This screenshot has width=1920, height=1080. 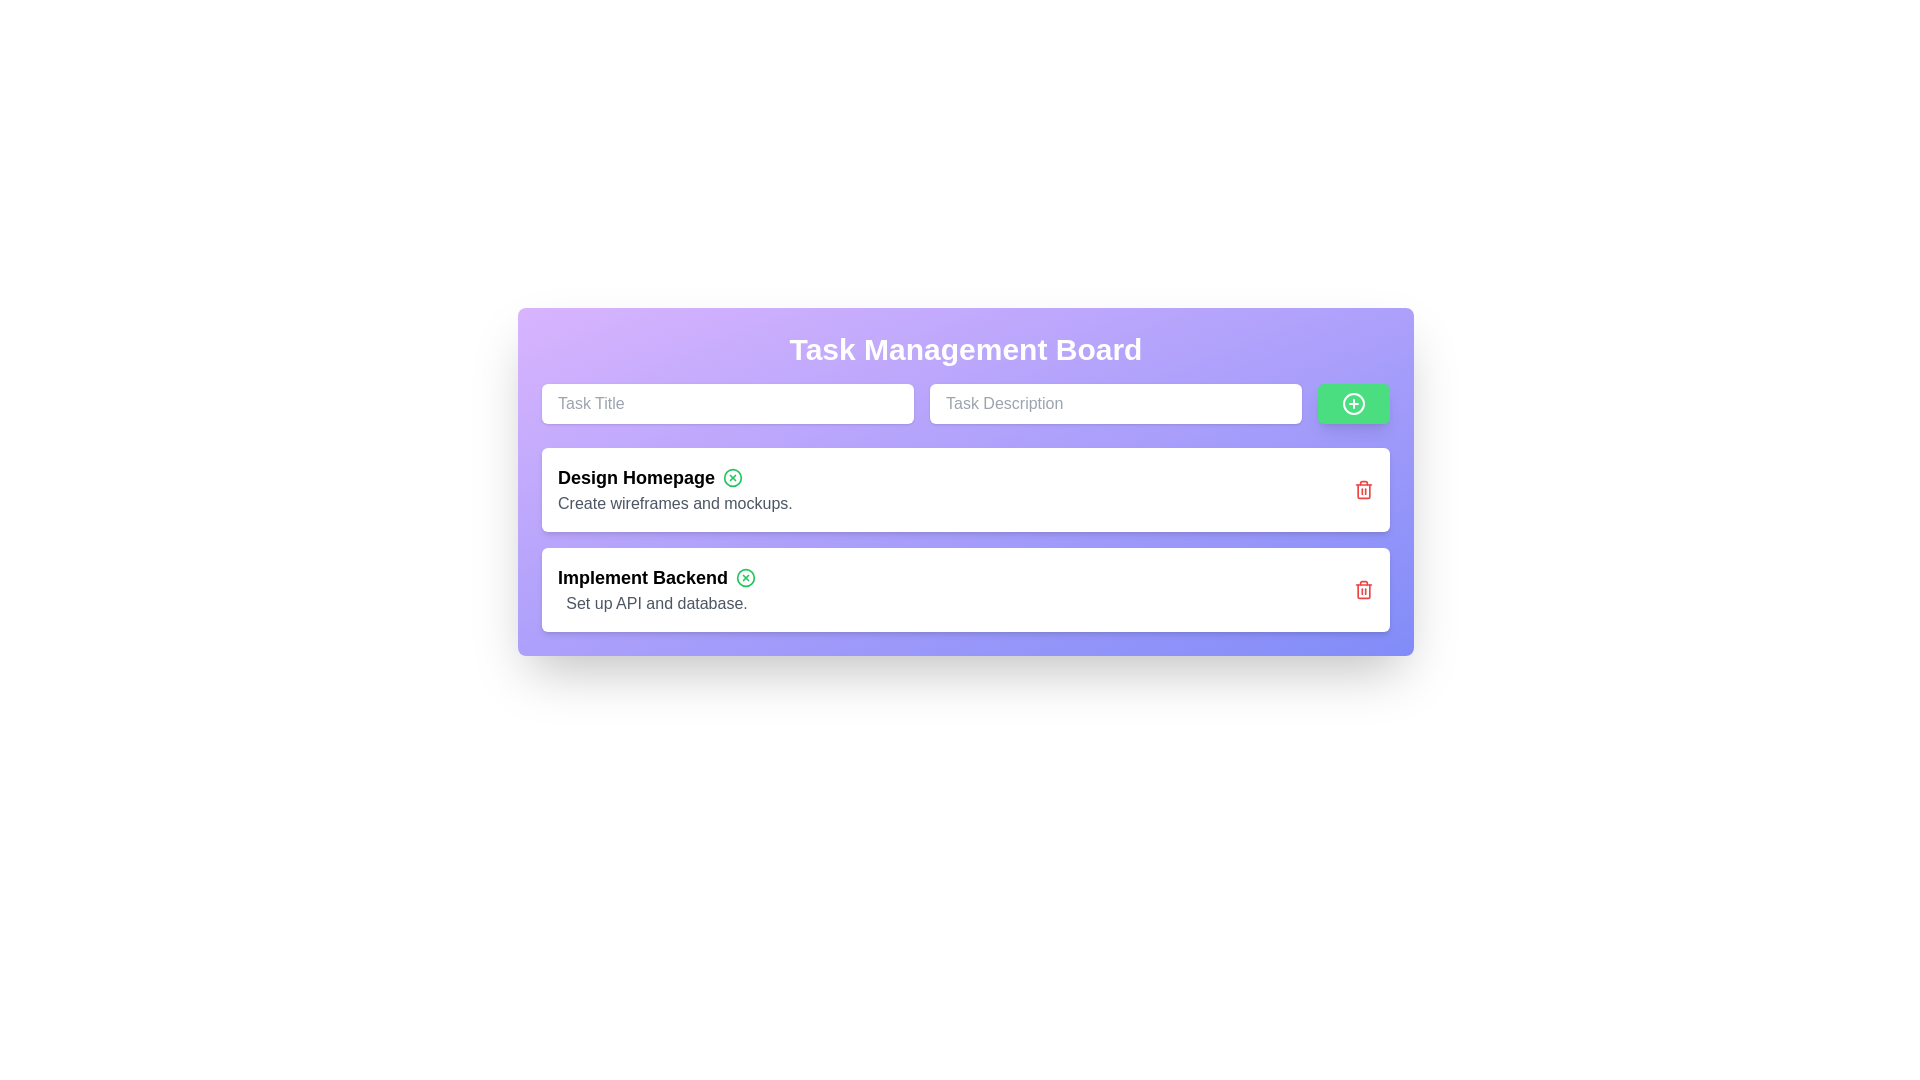 I want to click on the Task Display Block containing the text 'Implement Backend' and 'Set up API and database.' which is the second entry in the 'Task Management Board' list, so click(x=657, y=589).